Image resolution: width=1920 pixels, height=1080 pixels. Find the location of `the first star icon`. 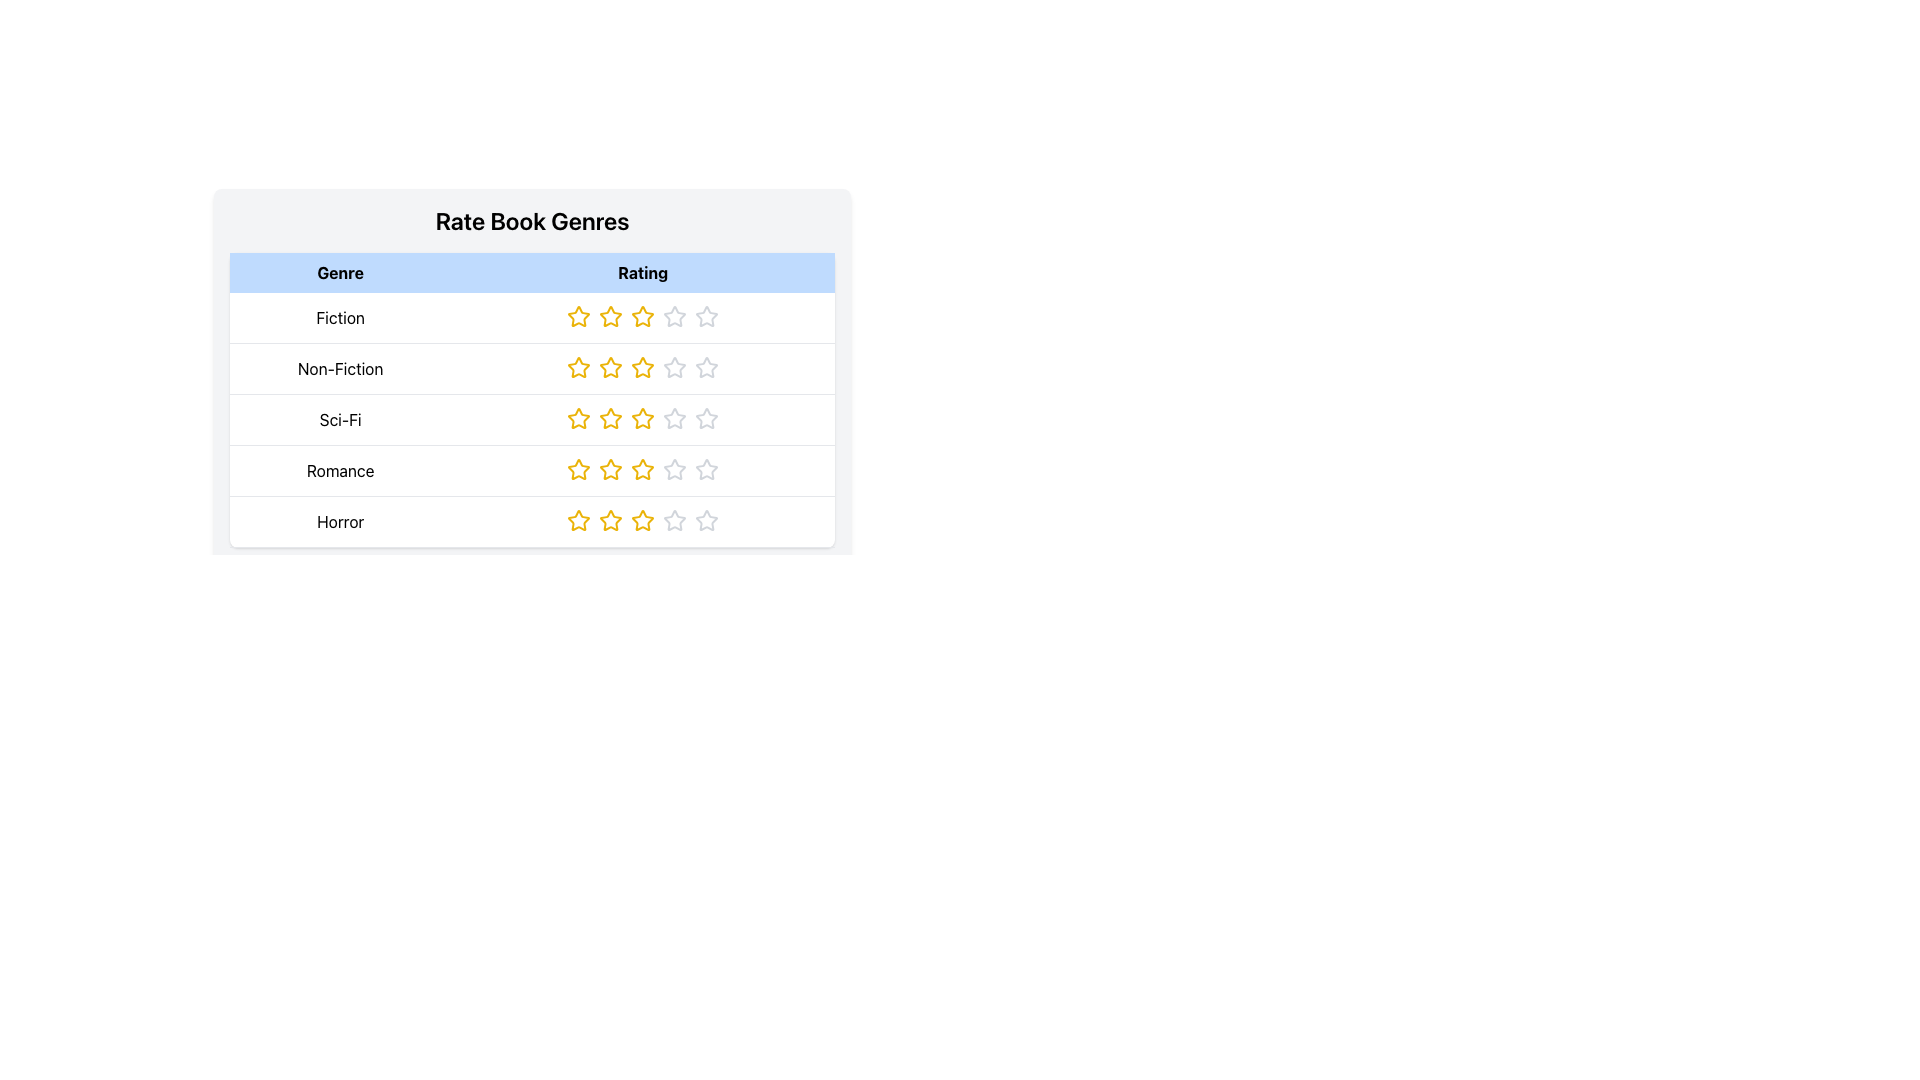

the first star icon is located at coordinates (578, 315).